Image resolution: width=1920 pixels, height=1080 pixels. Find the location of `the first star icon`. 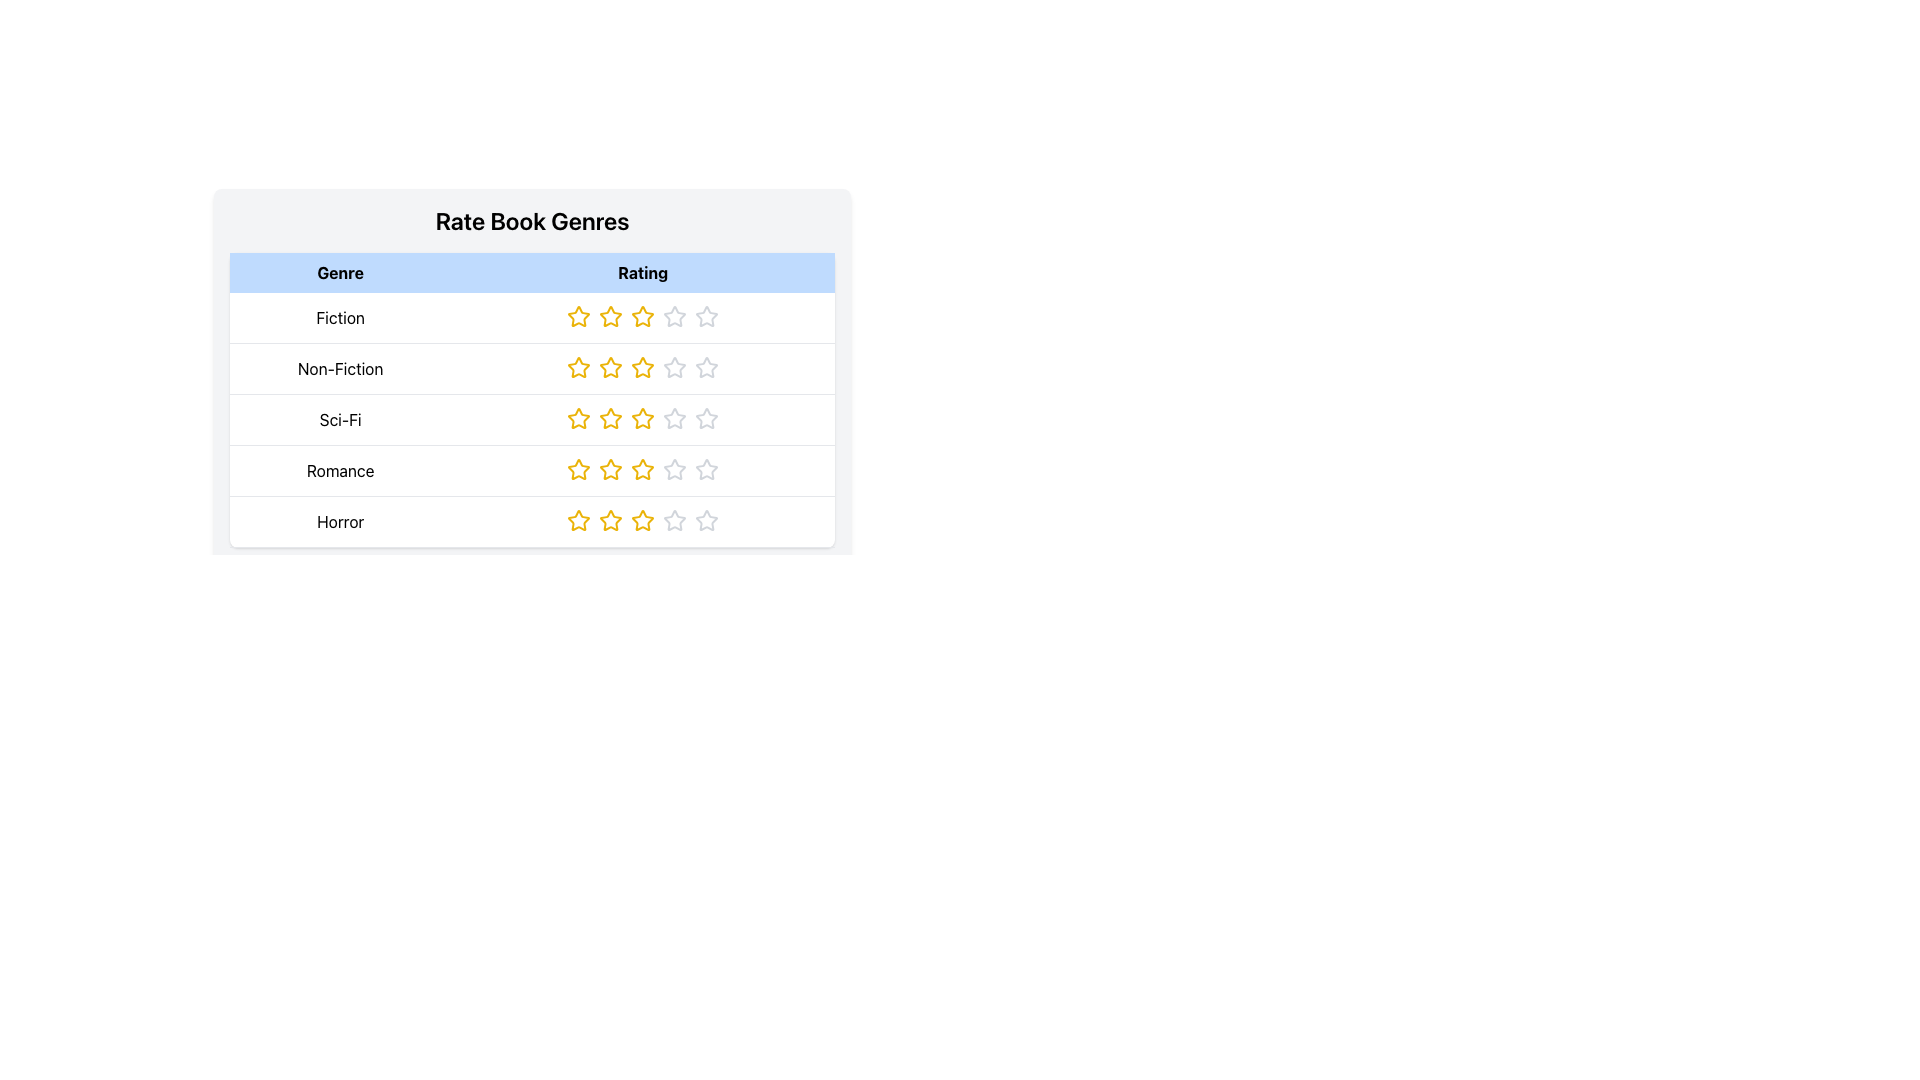

the first star icon is located at coordinates (578, 315).